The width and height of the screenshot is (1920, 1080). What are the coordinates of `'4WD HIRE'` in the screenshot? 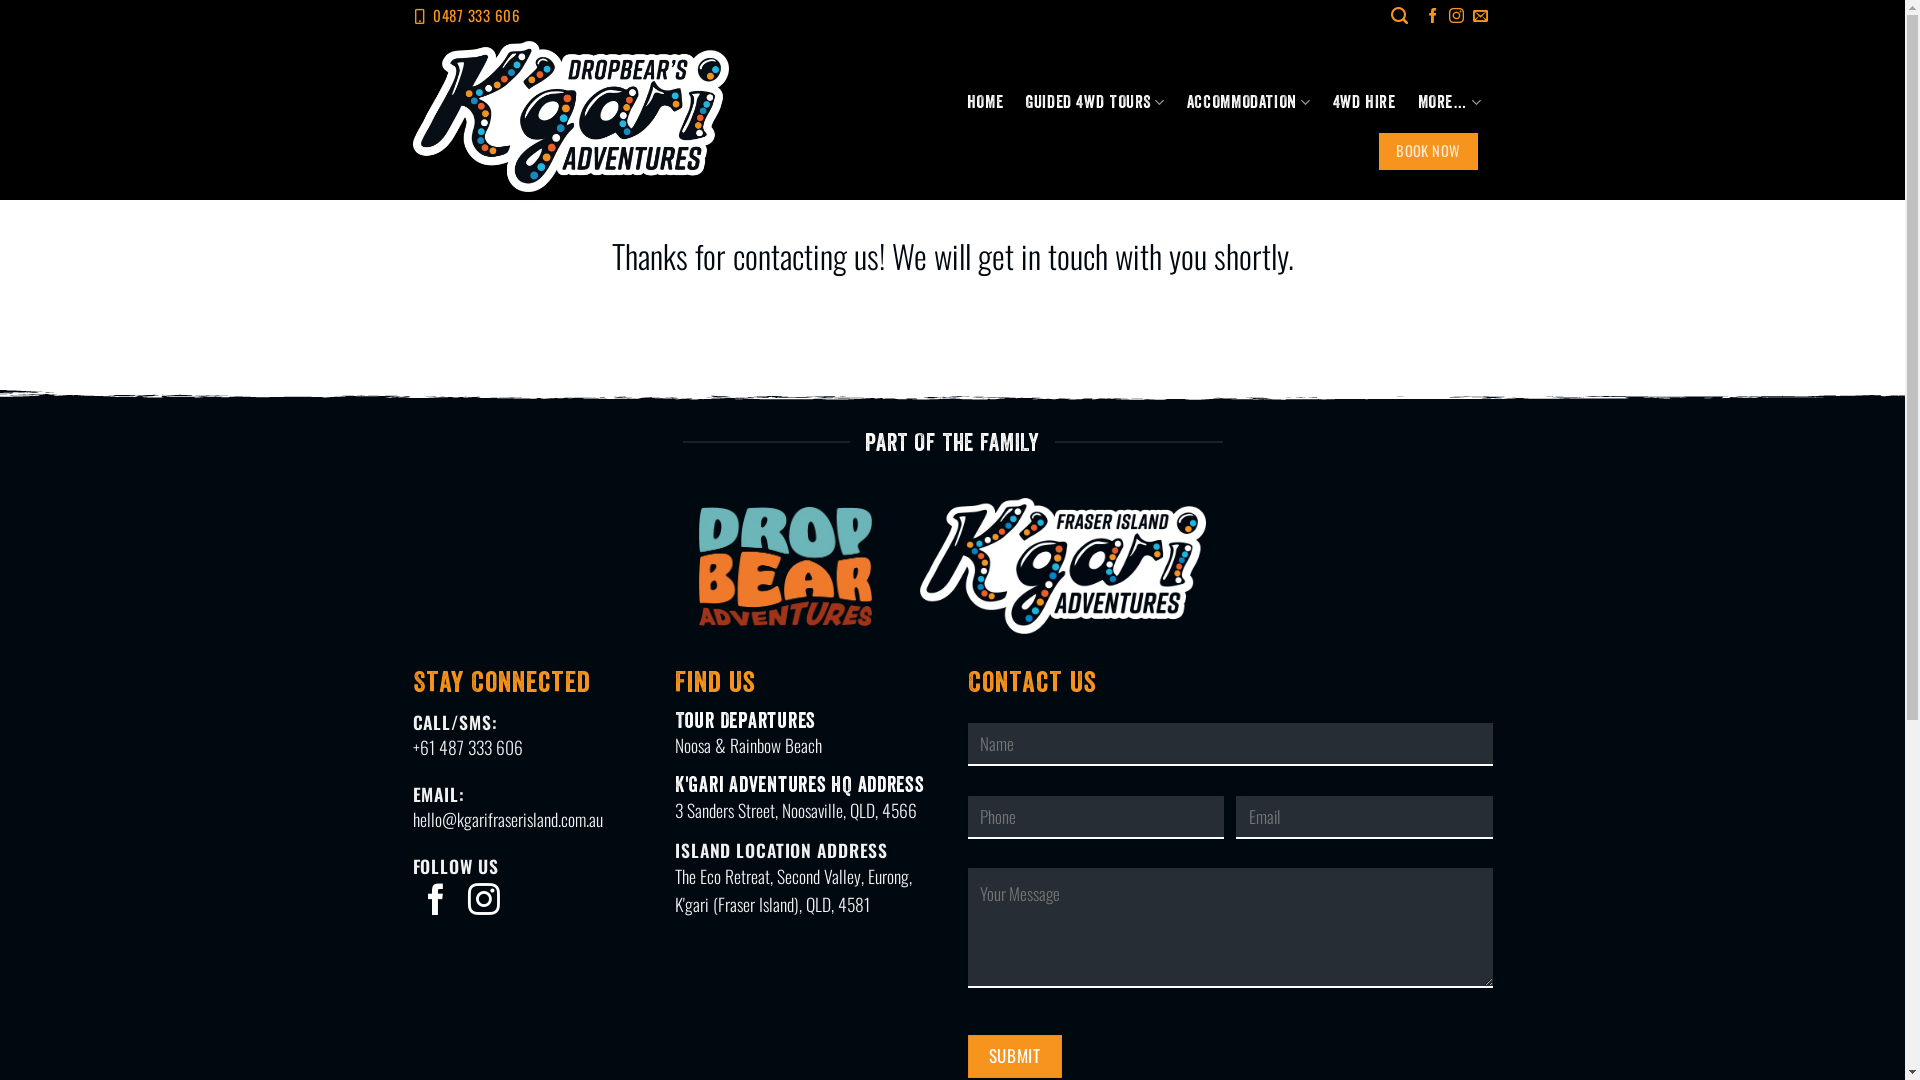 It's located at (1363, 101).